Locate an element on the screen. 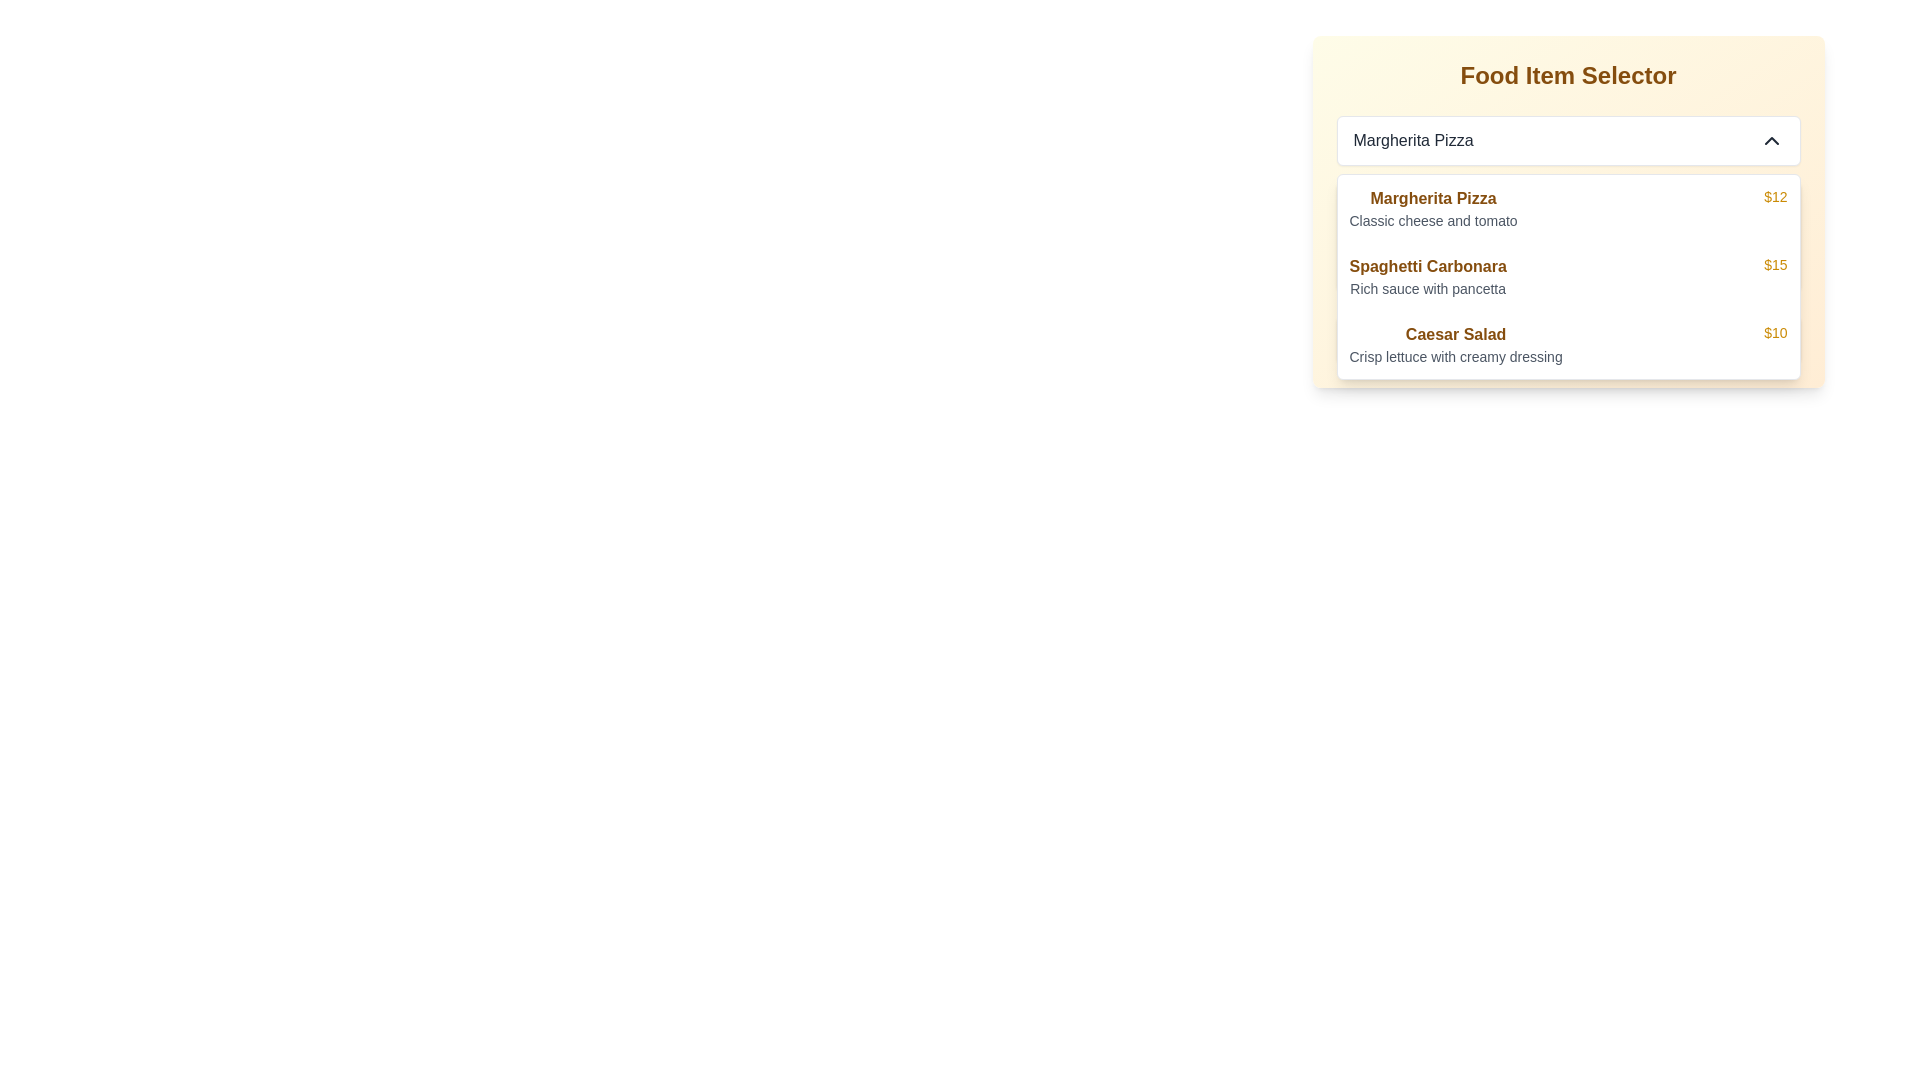  the text label displaying 'Margherita Pizza', located near the top left of the food items list is located at coordinates (1412, 140).